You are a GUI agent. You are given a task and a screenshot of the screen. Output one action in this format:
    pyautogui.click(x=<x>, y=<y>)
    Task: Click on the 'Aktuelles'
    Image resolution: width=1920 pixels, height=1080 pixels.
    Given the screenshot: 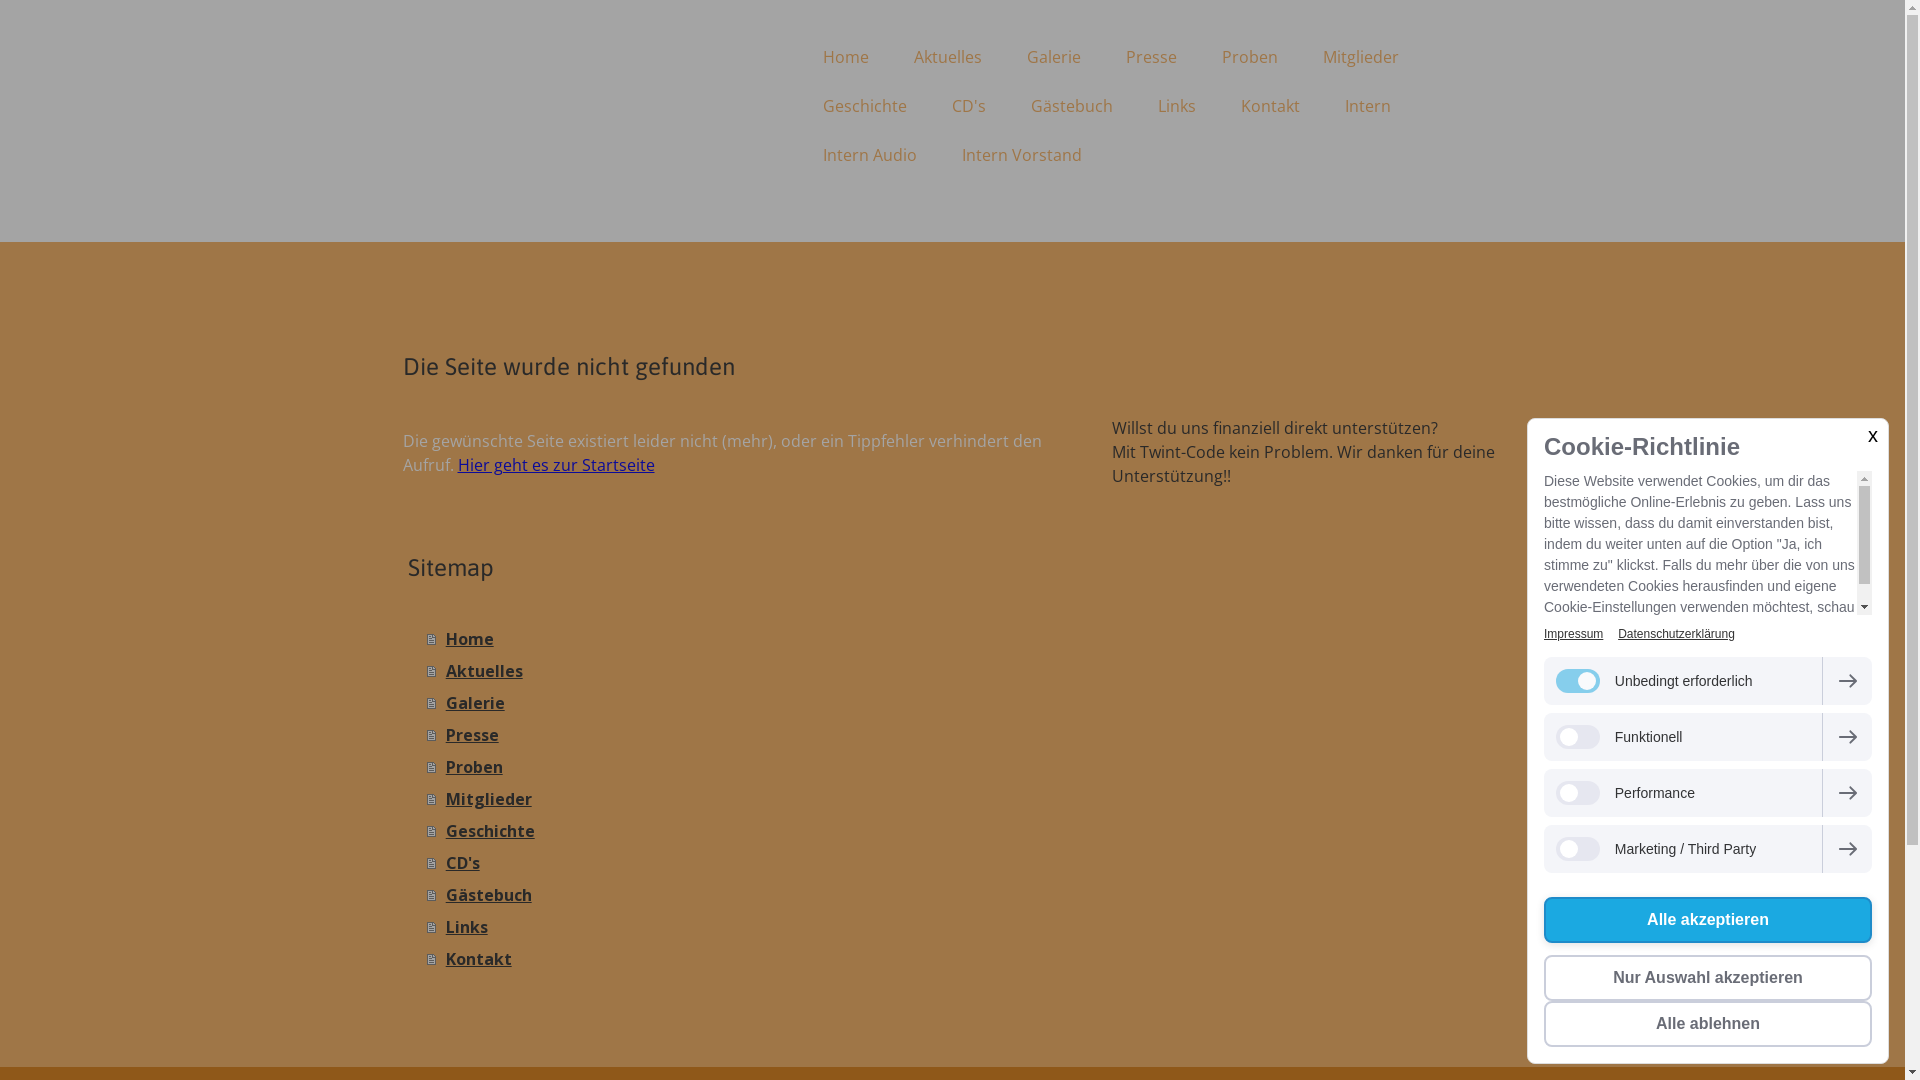 What is the action you would take?
    pyautogui.click(x=947, y=56)
    